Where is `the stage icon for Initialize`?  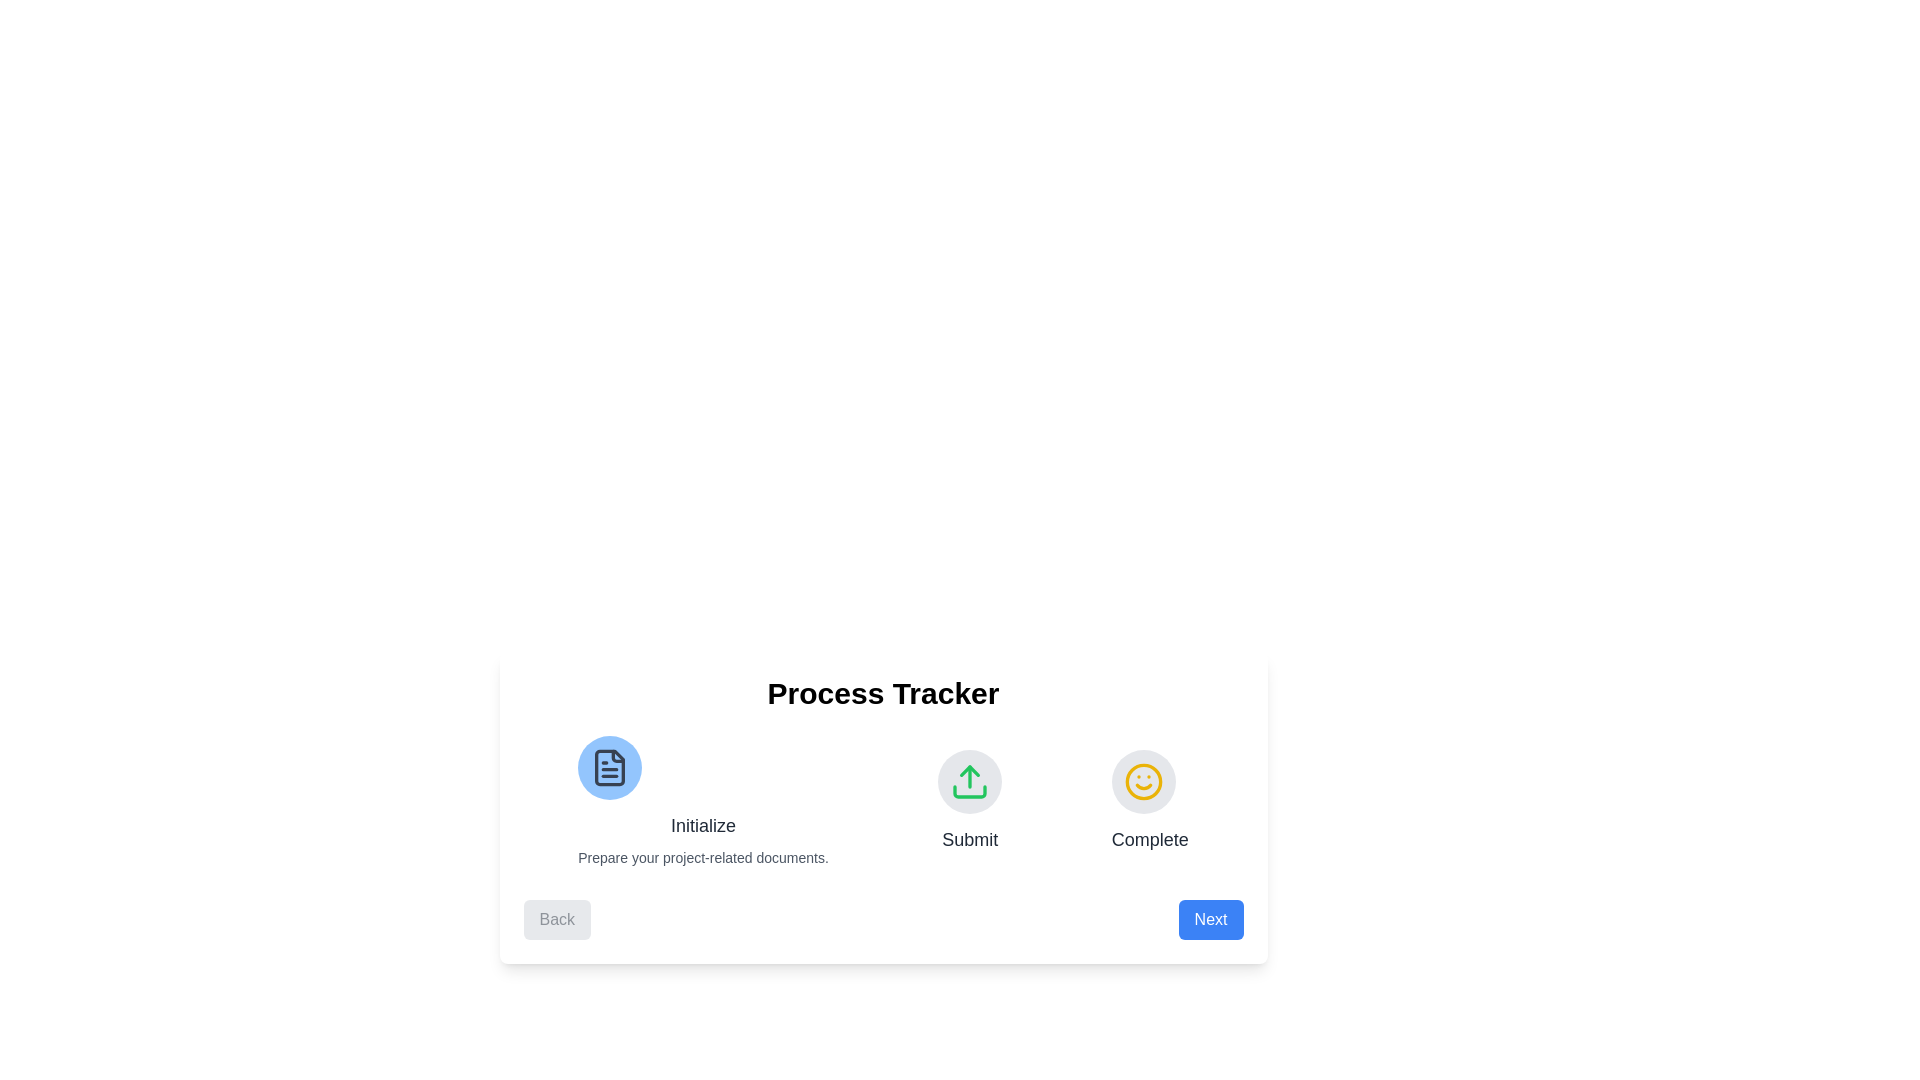
the stage icon for Initialize is located at coordinates (608, 766).